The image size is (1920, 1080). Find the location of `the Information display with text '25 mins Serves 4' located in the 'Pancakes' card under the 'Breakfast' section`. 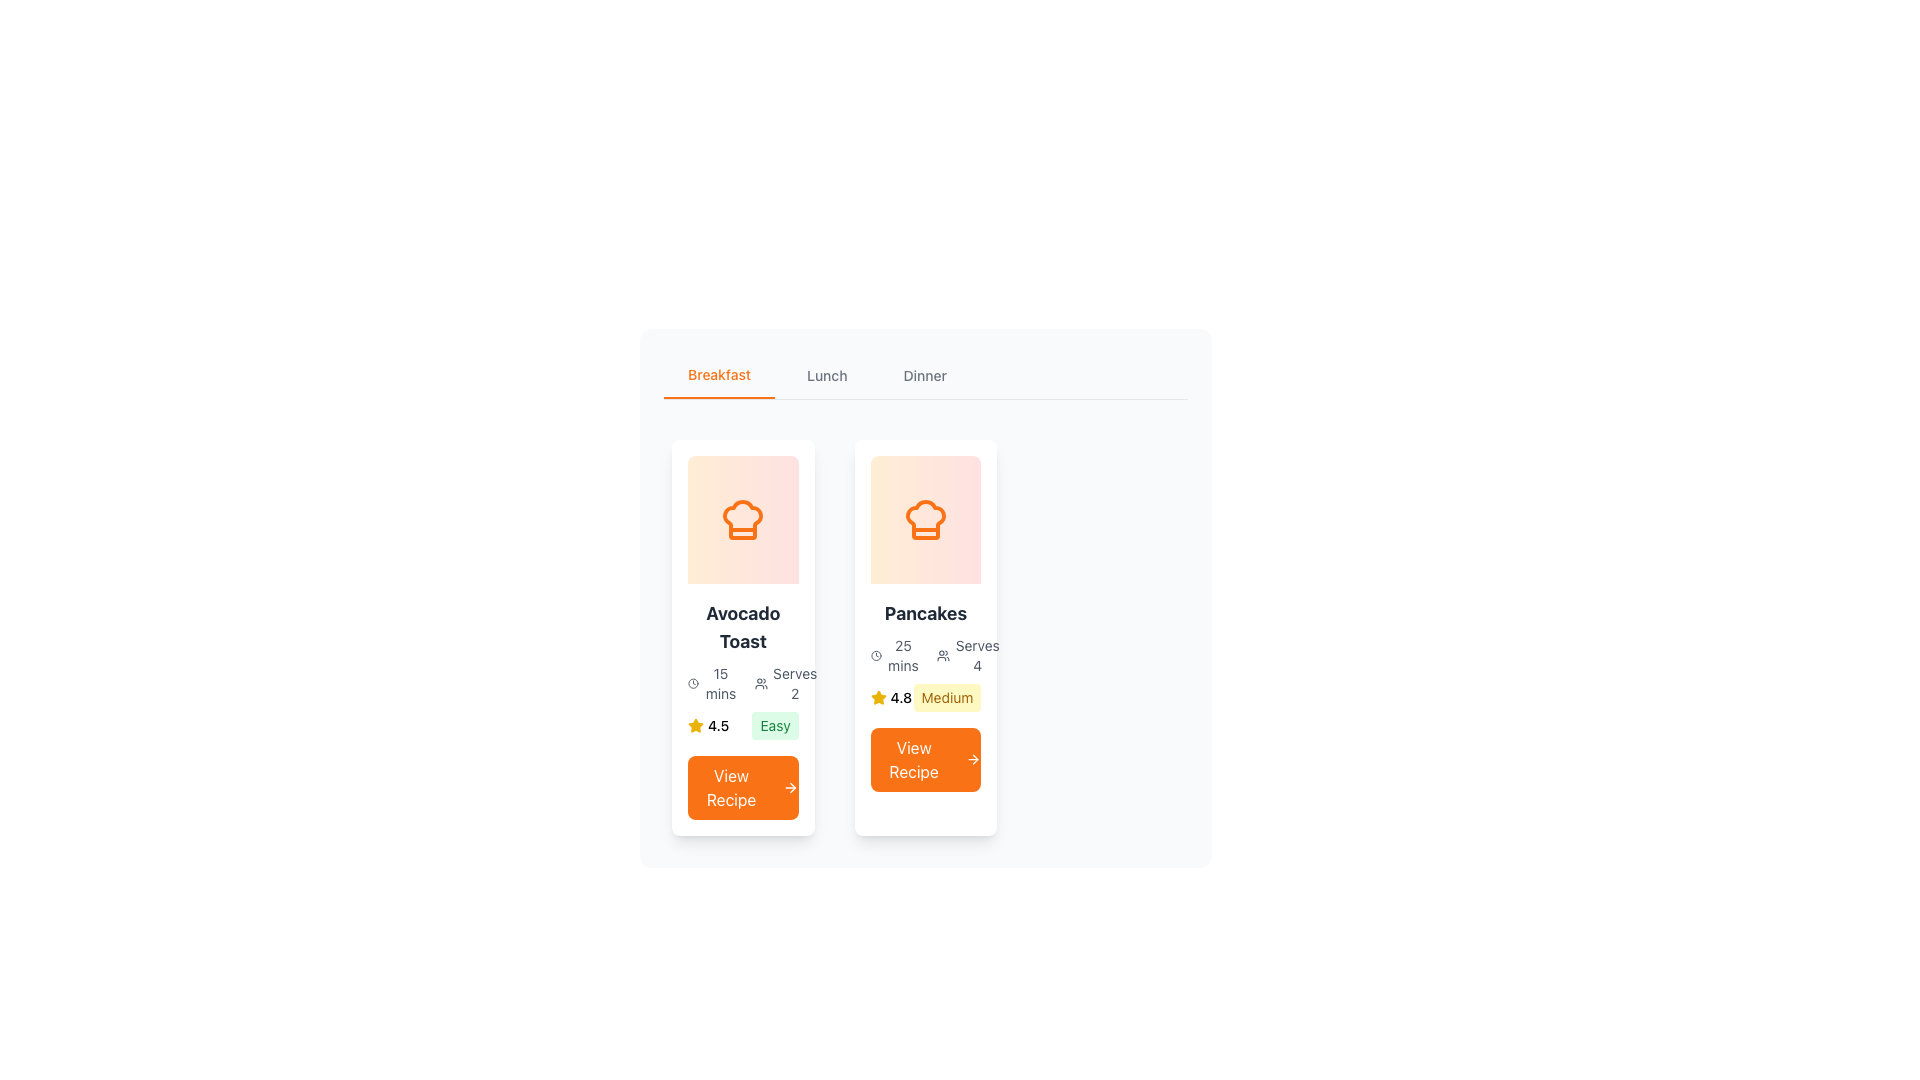

the Information display with text '25 mins Serves 4' located in the 'Pancakes' card under the 'Breakfast' section is located at coordinates (925, 655).